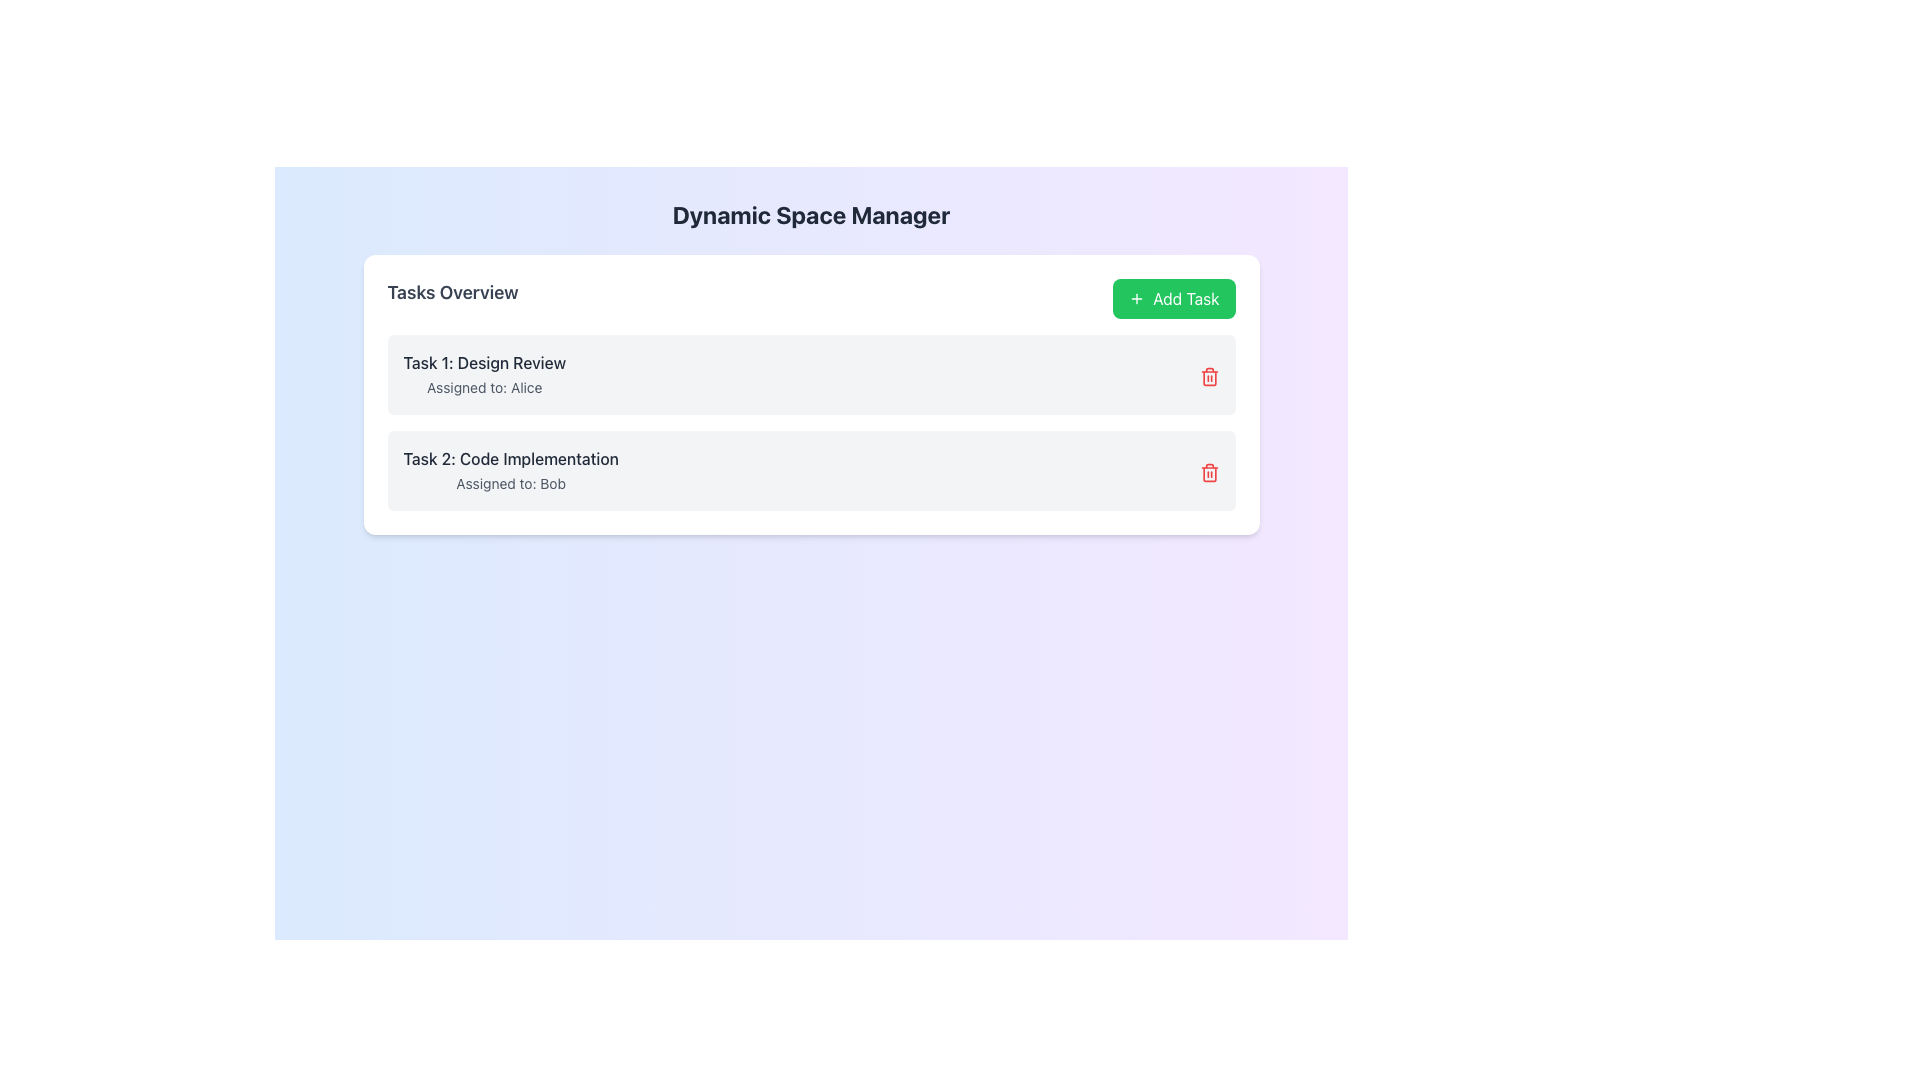 This screenshot has width=1920, height=1080. I want to click on the task item in the 'Tasks Overview' section, so click(811, 422).